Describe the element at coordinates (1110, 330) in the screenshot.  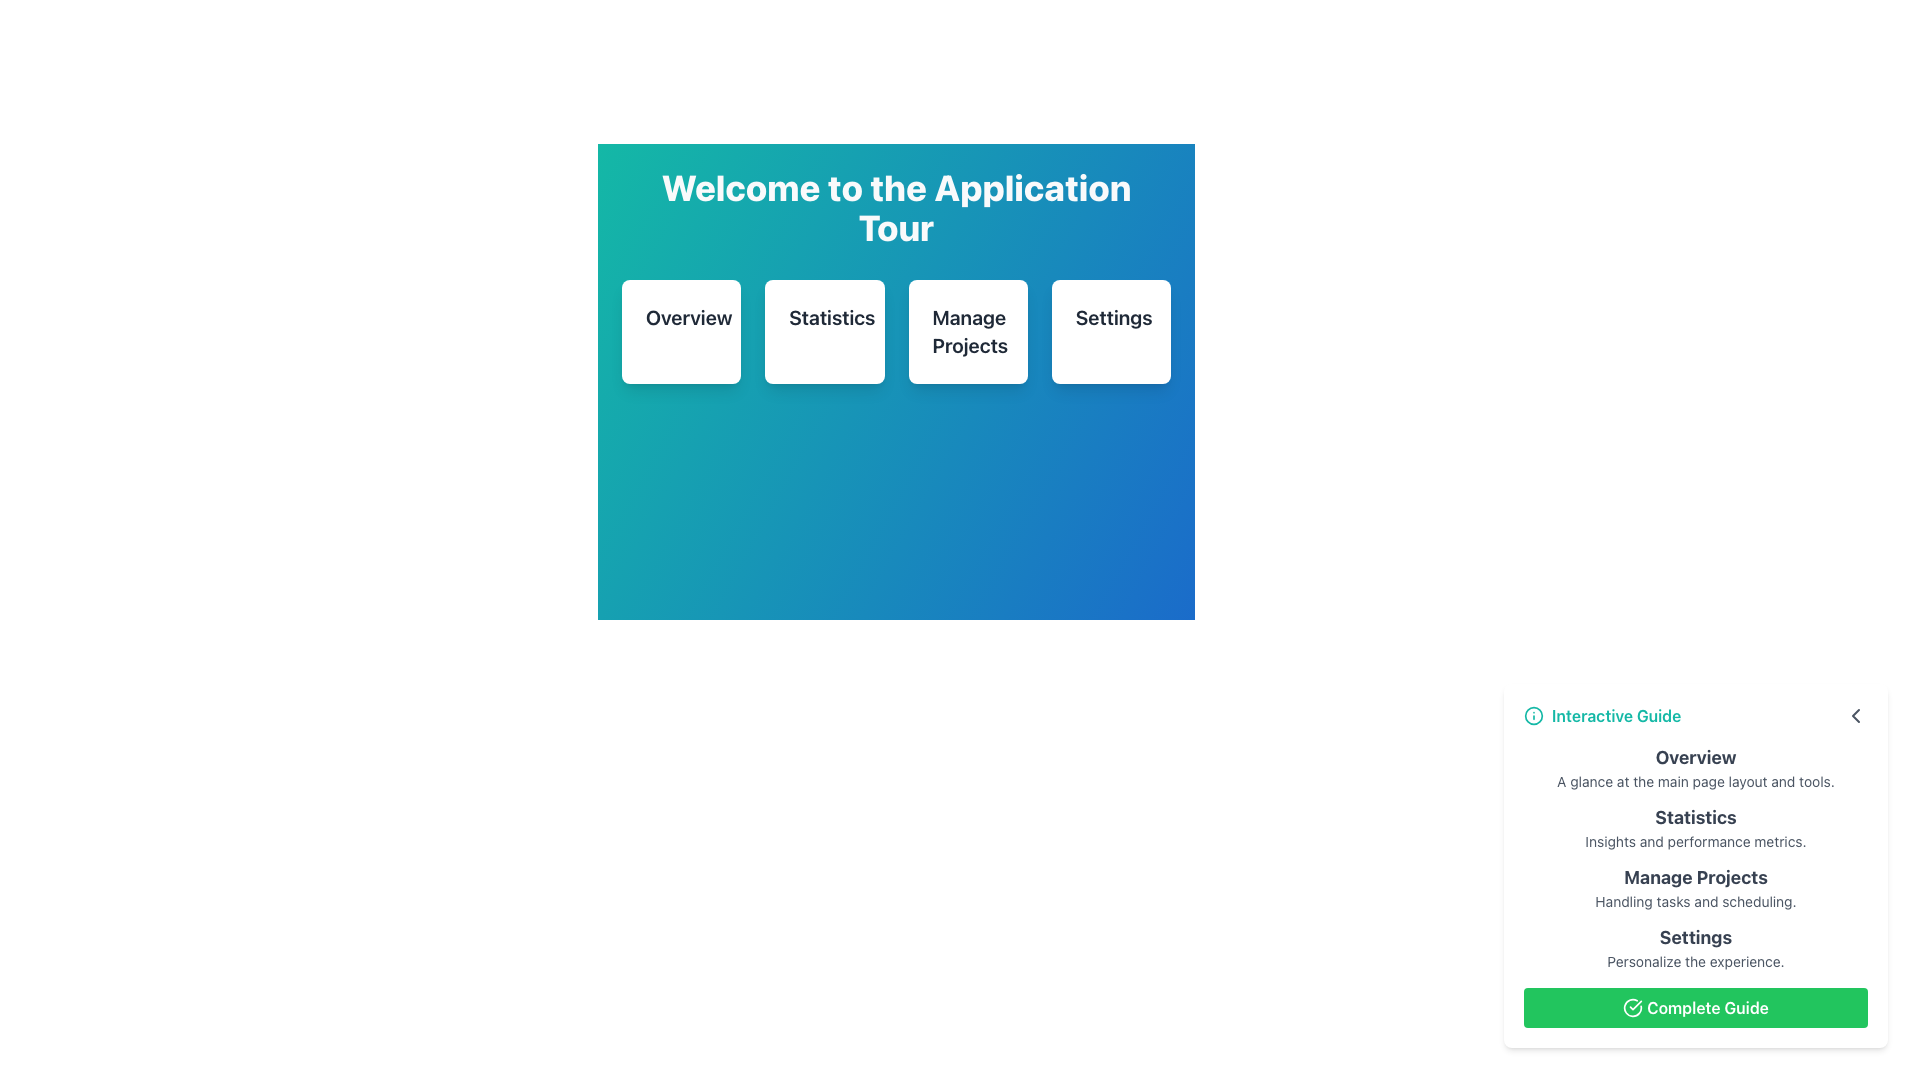
I see `the text-based navigation item or button located on the right side of the row under 'Welcome to the Application Tour'` at that location.